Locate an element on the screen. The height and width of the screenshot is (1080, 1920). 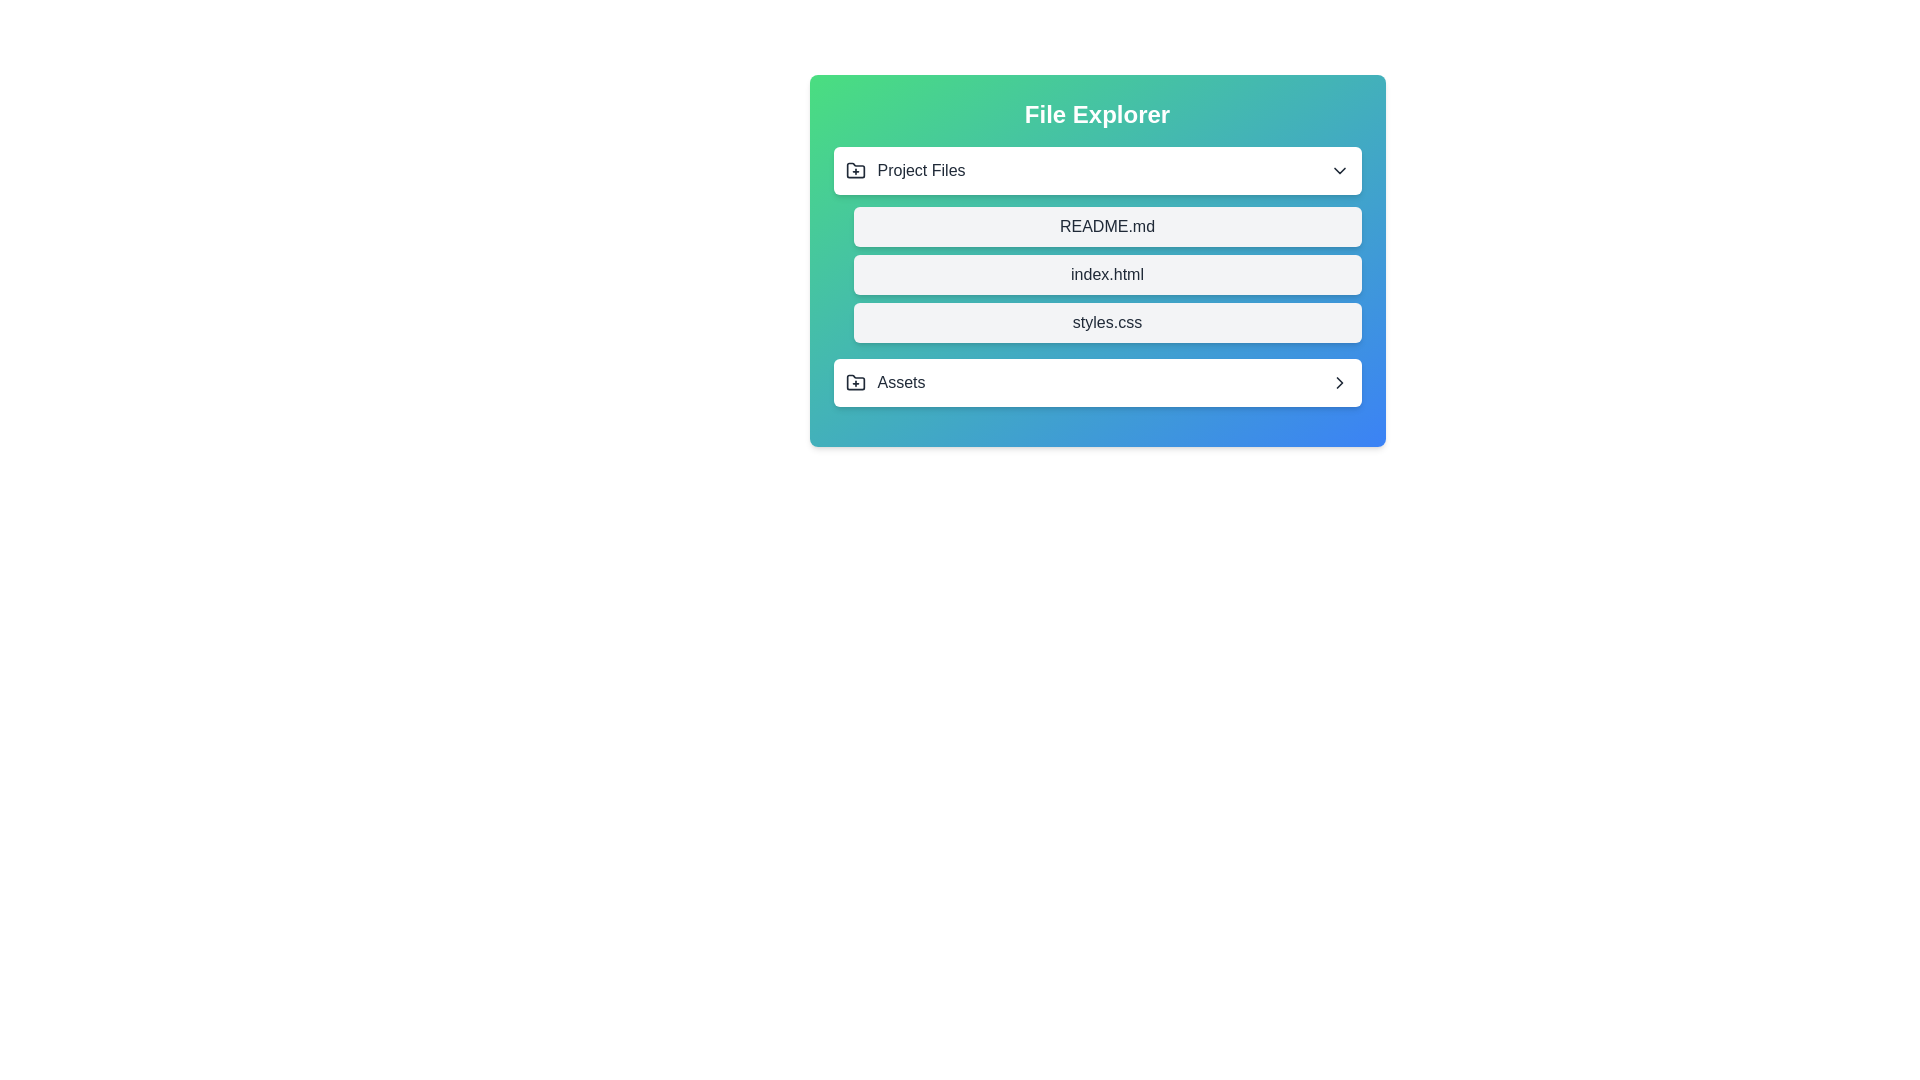
text content of the label that displays 'Project Files', which is styled in a medium font weight and located next to a folder icon with a plus sign is located at coordinates (920, 169).